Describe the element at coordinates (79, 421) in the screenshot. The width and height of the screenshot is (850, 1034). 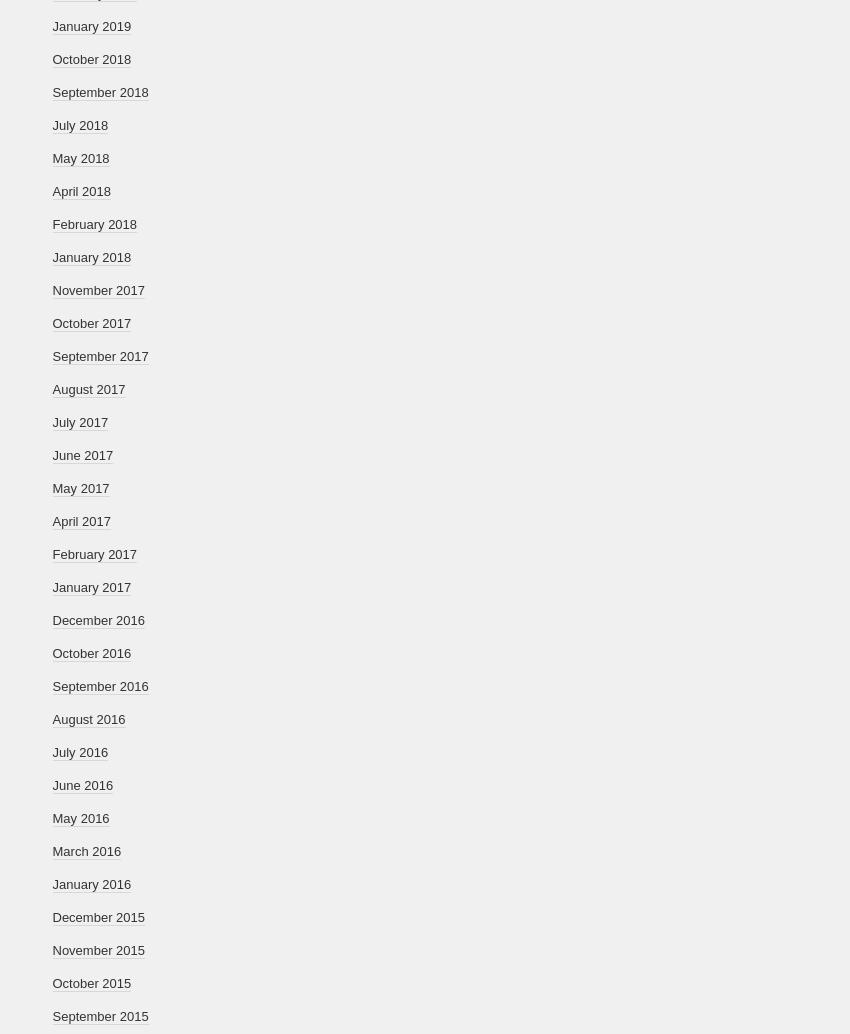
I see `'July 2017'` at that location.